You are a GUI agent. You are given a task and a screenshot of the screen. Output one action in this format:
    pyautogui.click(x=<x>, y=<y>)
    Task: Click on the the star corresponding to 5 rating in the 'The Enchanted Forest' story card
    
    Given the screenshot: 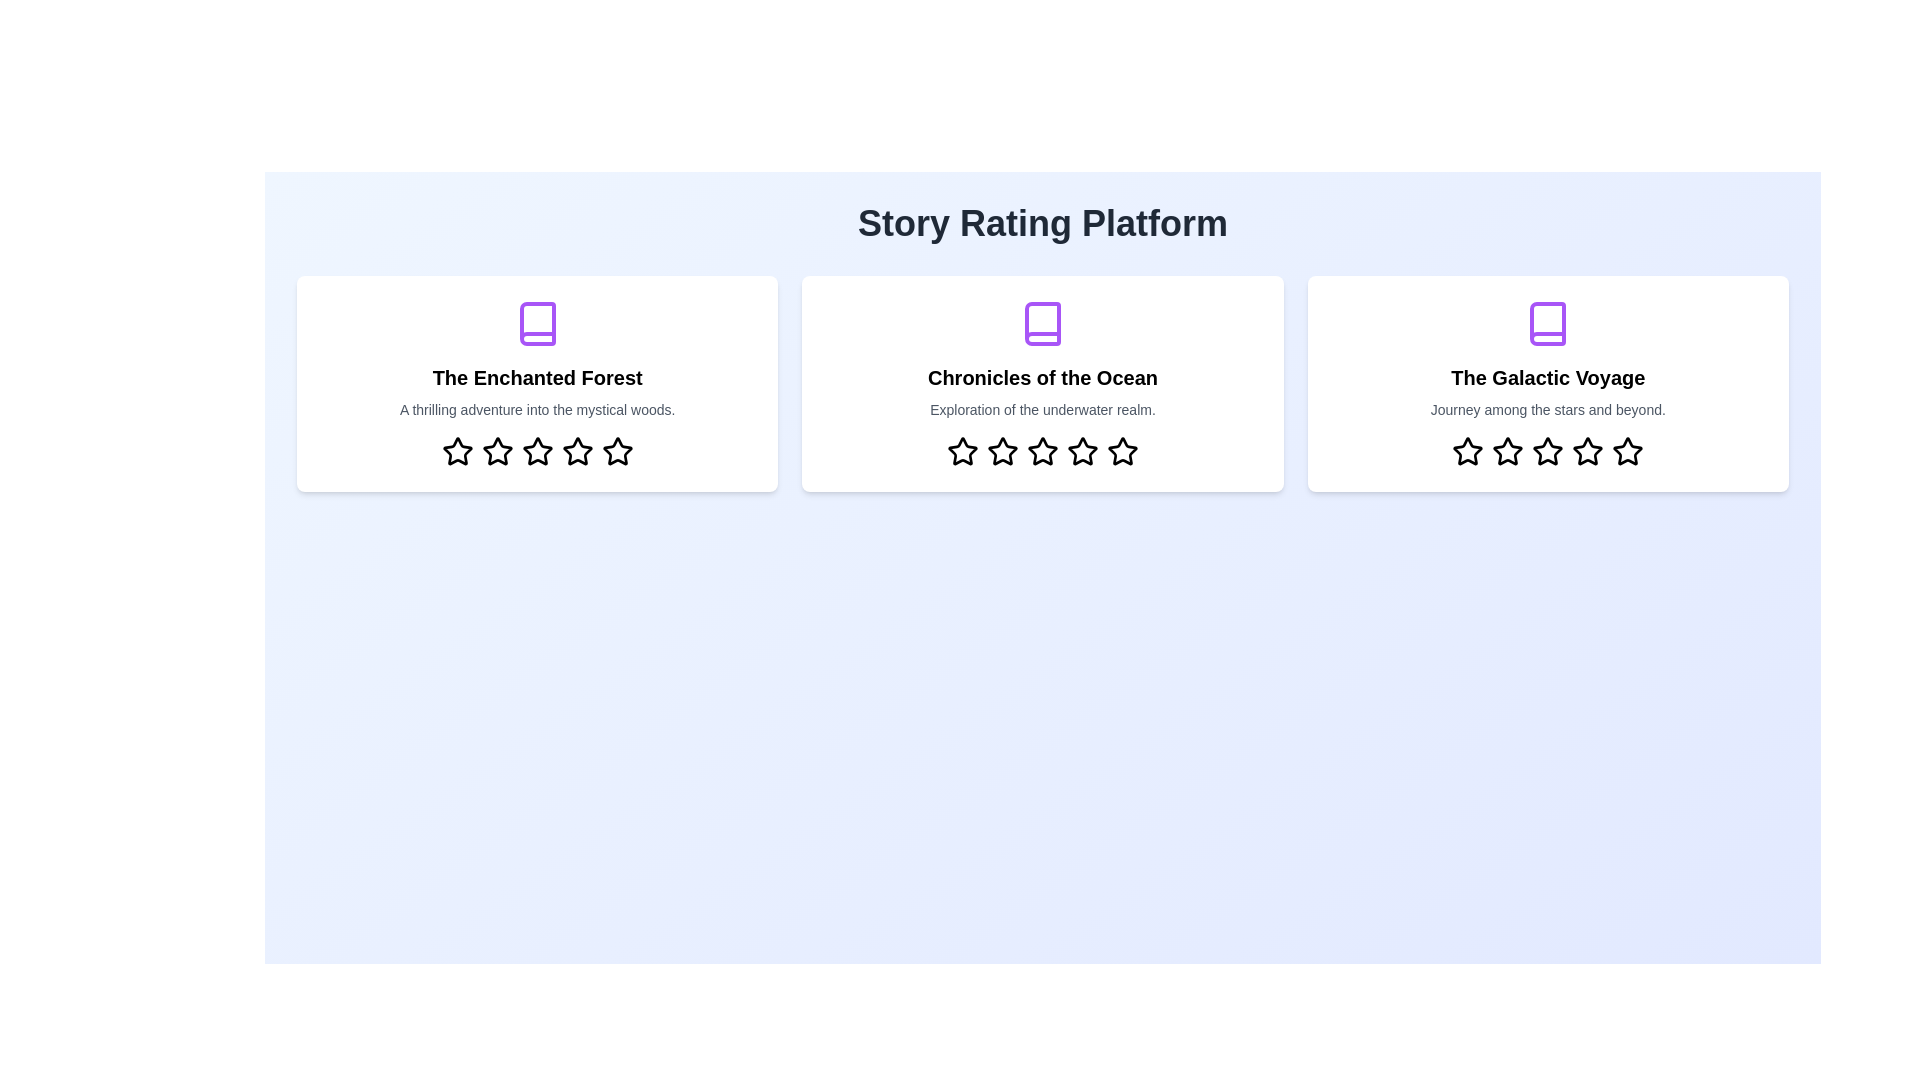 What is the action you would take?
    pyautogui.click(x=616, y=451)
    